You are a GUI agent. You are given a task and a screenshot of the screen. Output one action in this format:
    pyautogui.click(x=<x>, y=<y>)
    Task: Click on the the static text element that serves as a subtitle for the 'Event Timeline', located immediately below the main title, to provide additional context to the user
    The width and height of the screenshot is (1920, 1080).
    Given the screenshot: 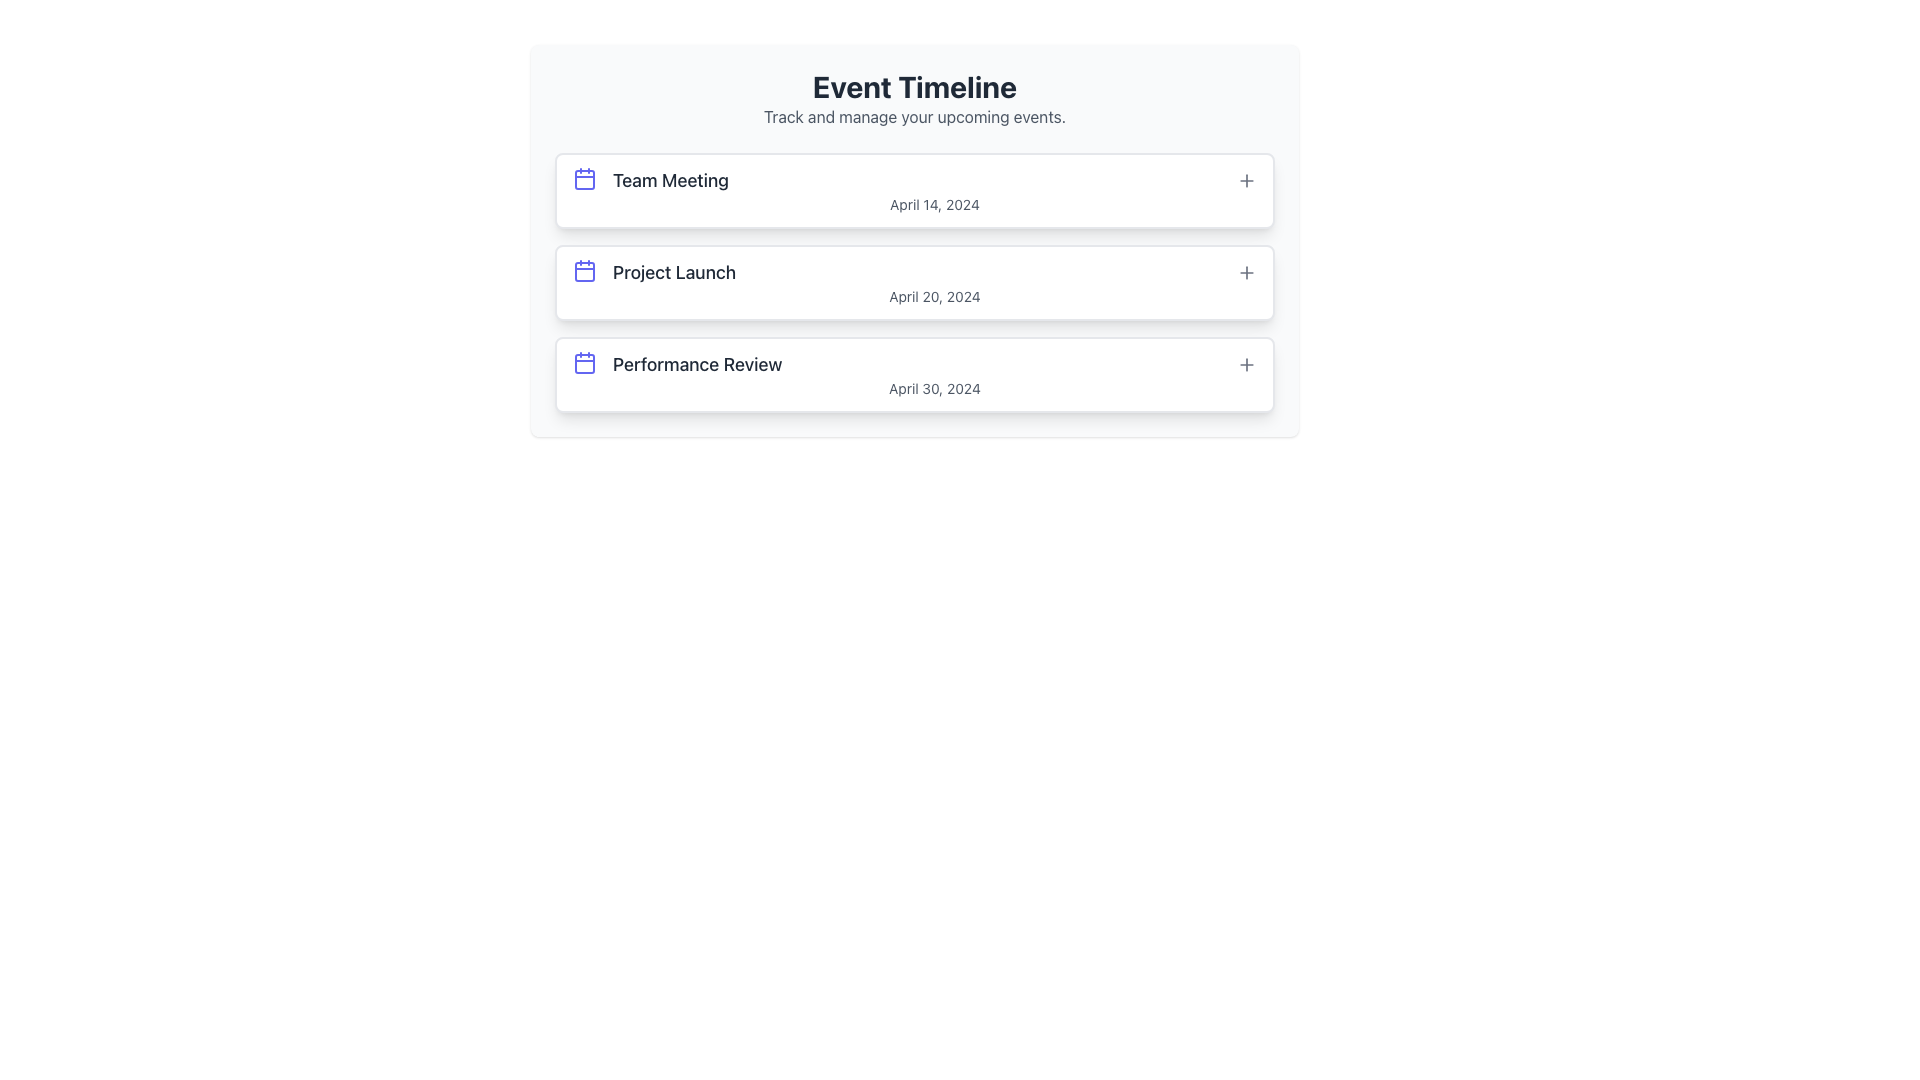 What is the action you would take?
    pyautogui.click(x=914, y=116)
    